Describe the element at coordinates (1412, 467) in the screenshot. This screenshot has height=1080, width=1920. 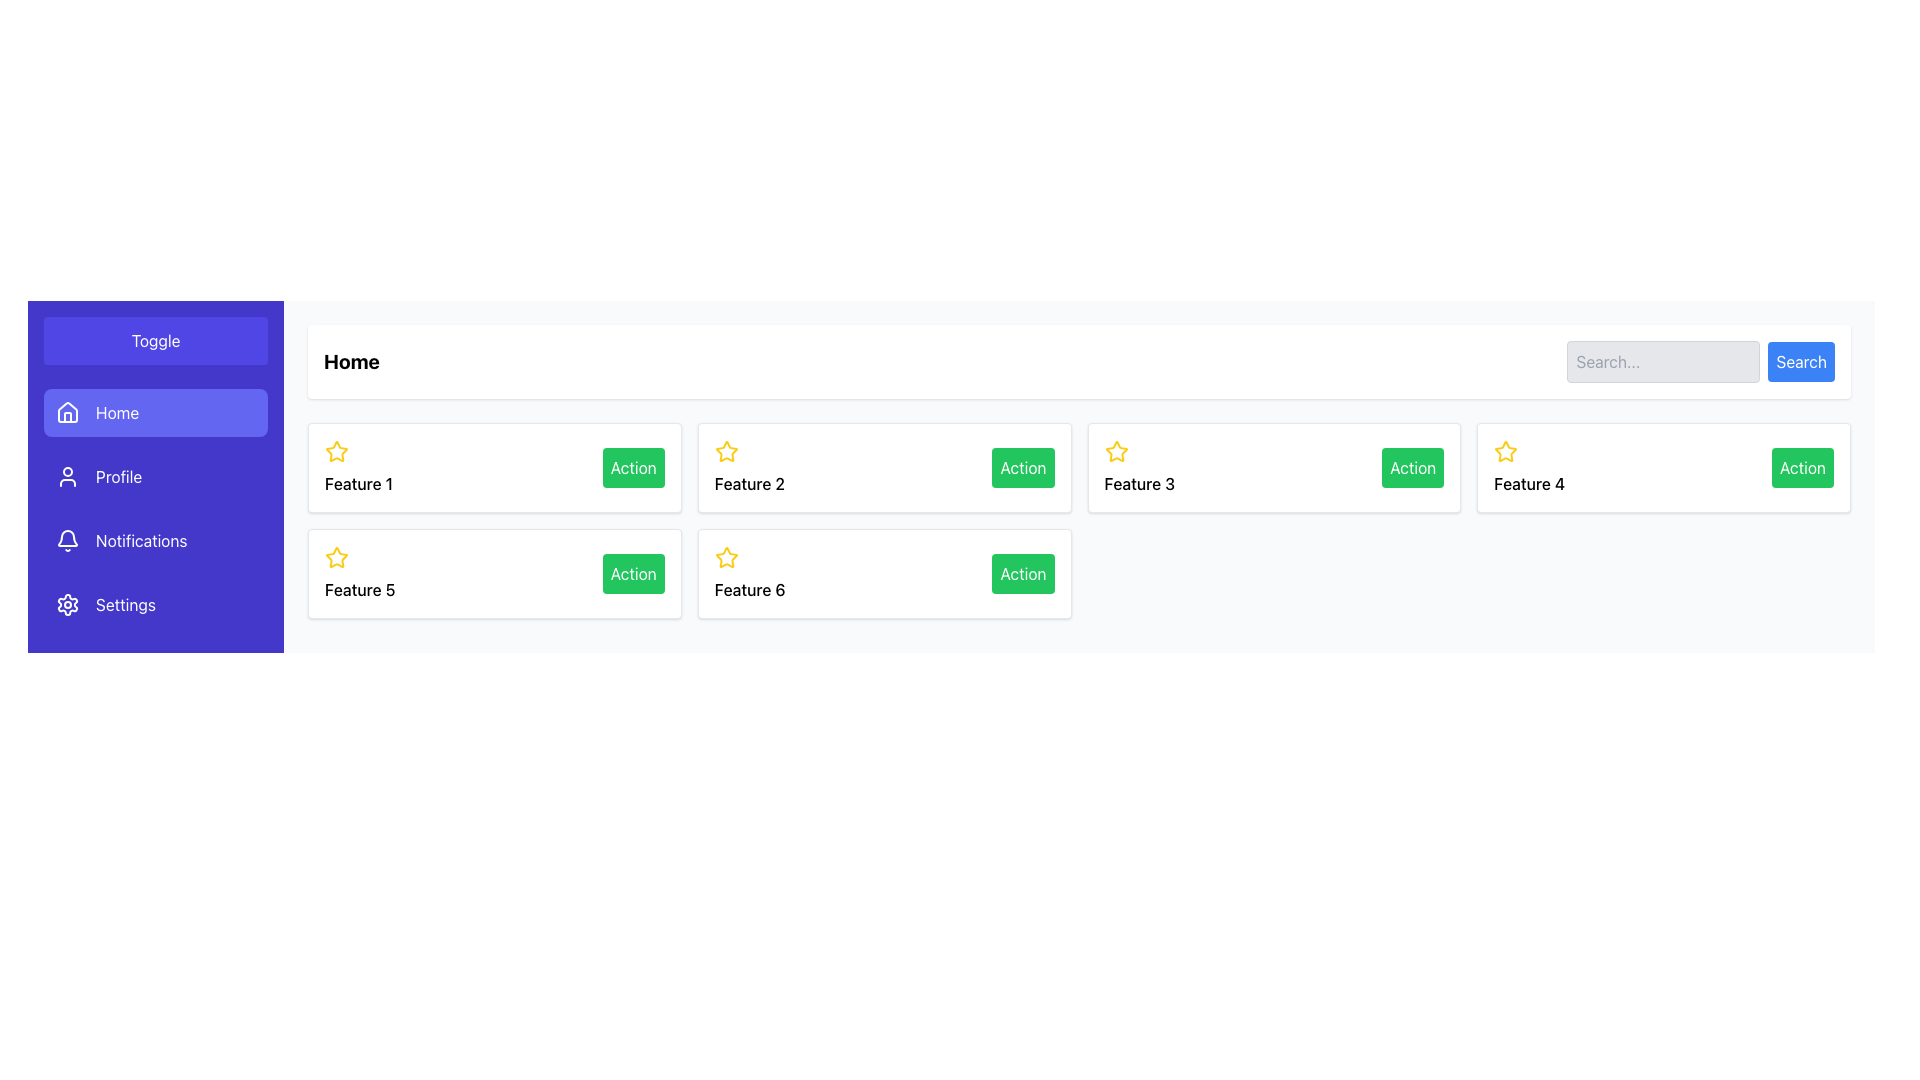
I see `the button located in the top-right corner of the card labeled 'Feature 3', which triggers an action related to that feature` at that location.